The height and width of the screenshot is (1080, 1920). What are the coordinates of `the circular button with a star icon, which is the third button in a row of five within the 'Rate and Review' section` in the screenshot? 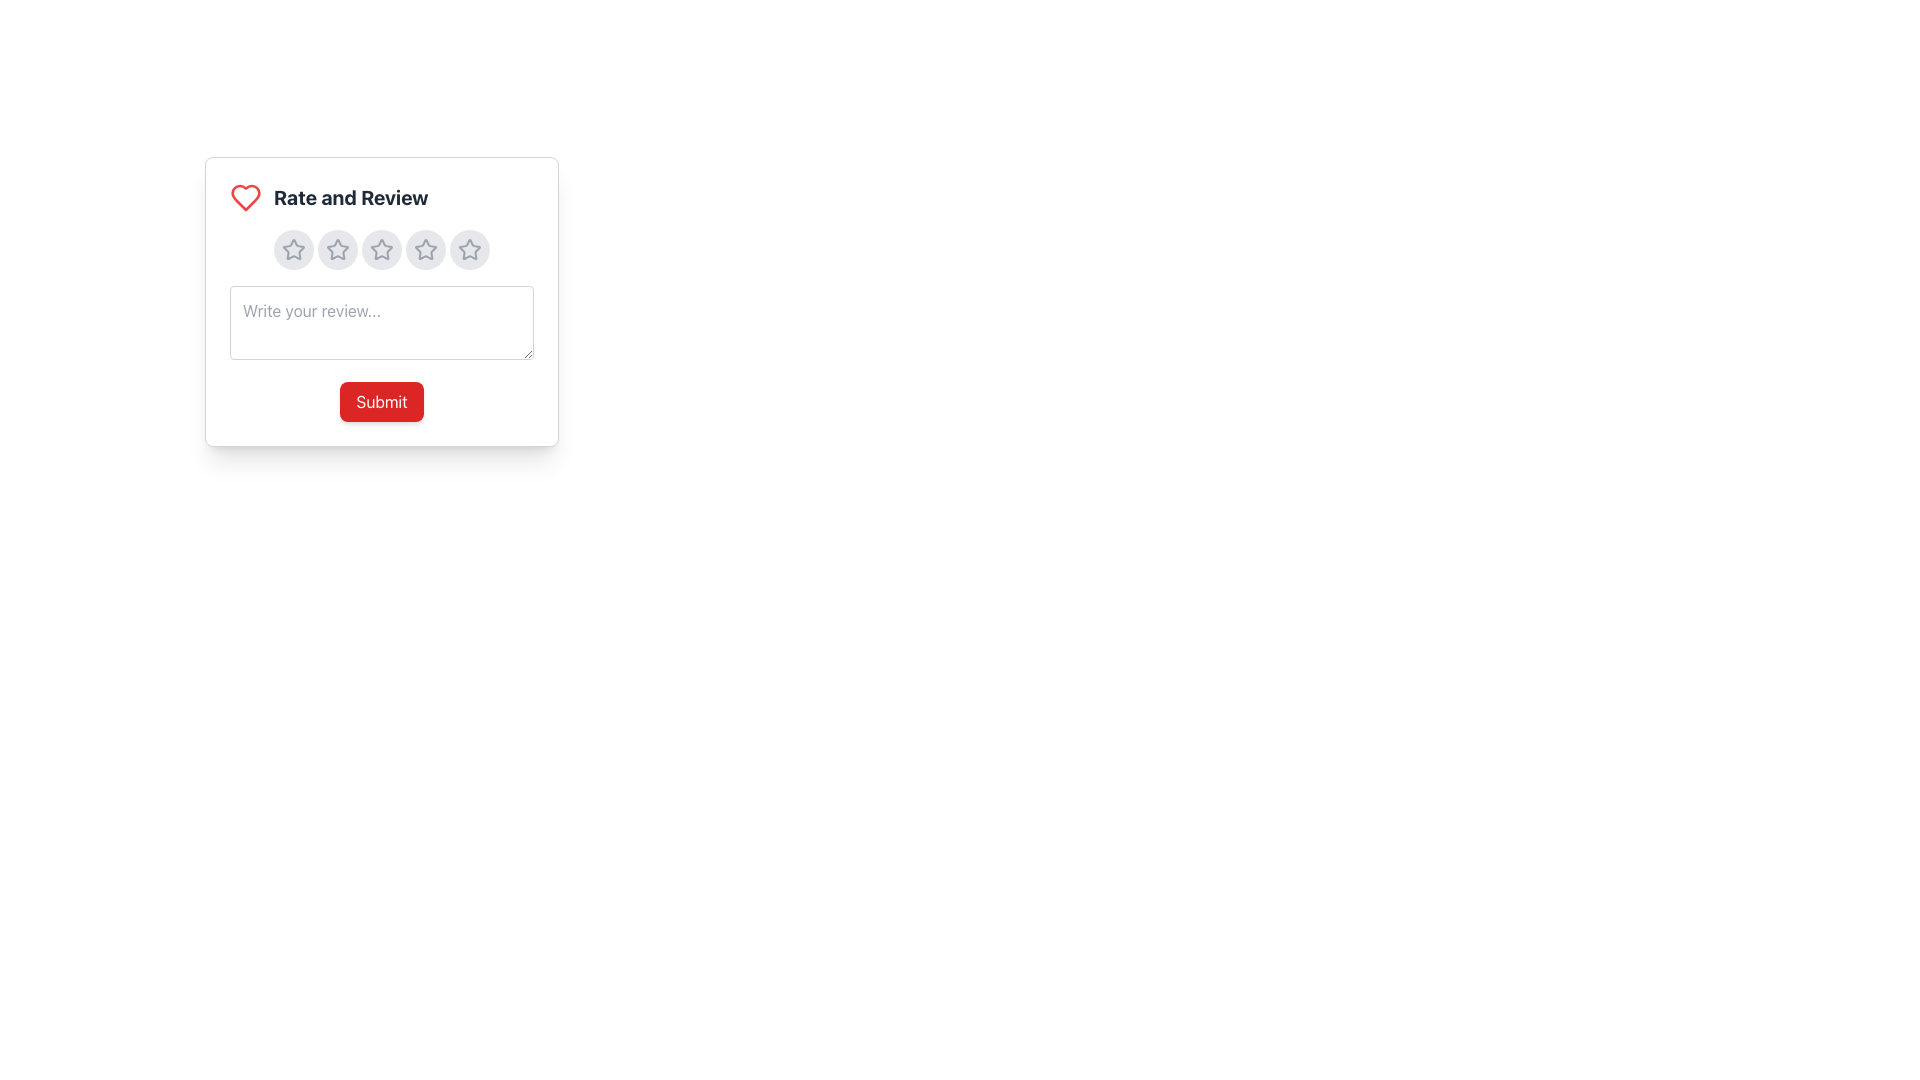 It's located at (382, 249).